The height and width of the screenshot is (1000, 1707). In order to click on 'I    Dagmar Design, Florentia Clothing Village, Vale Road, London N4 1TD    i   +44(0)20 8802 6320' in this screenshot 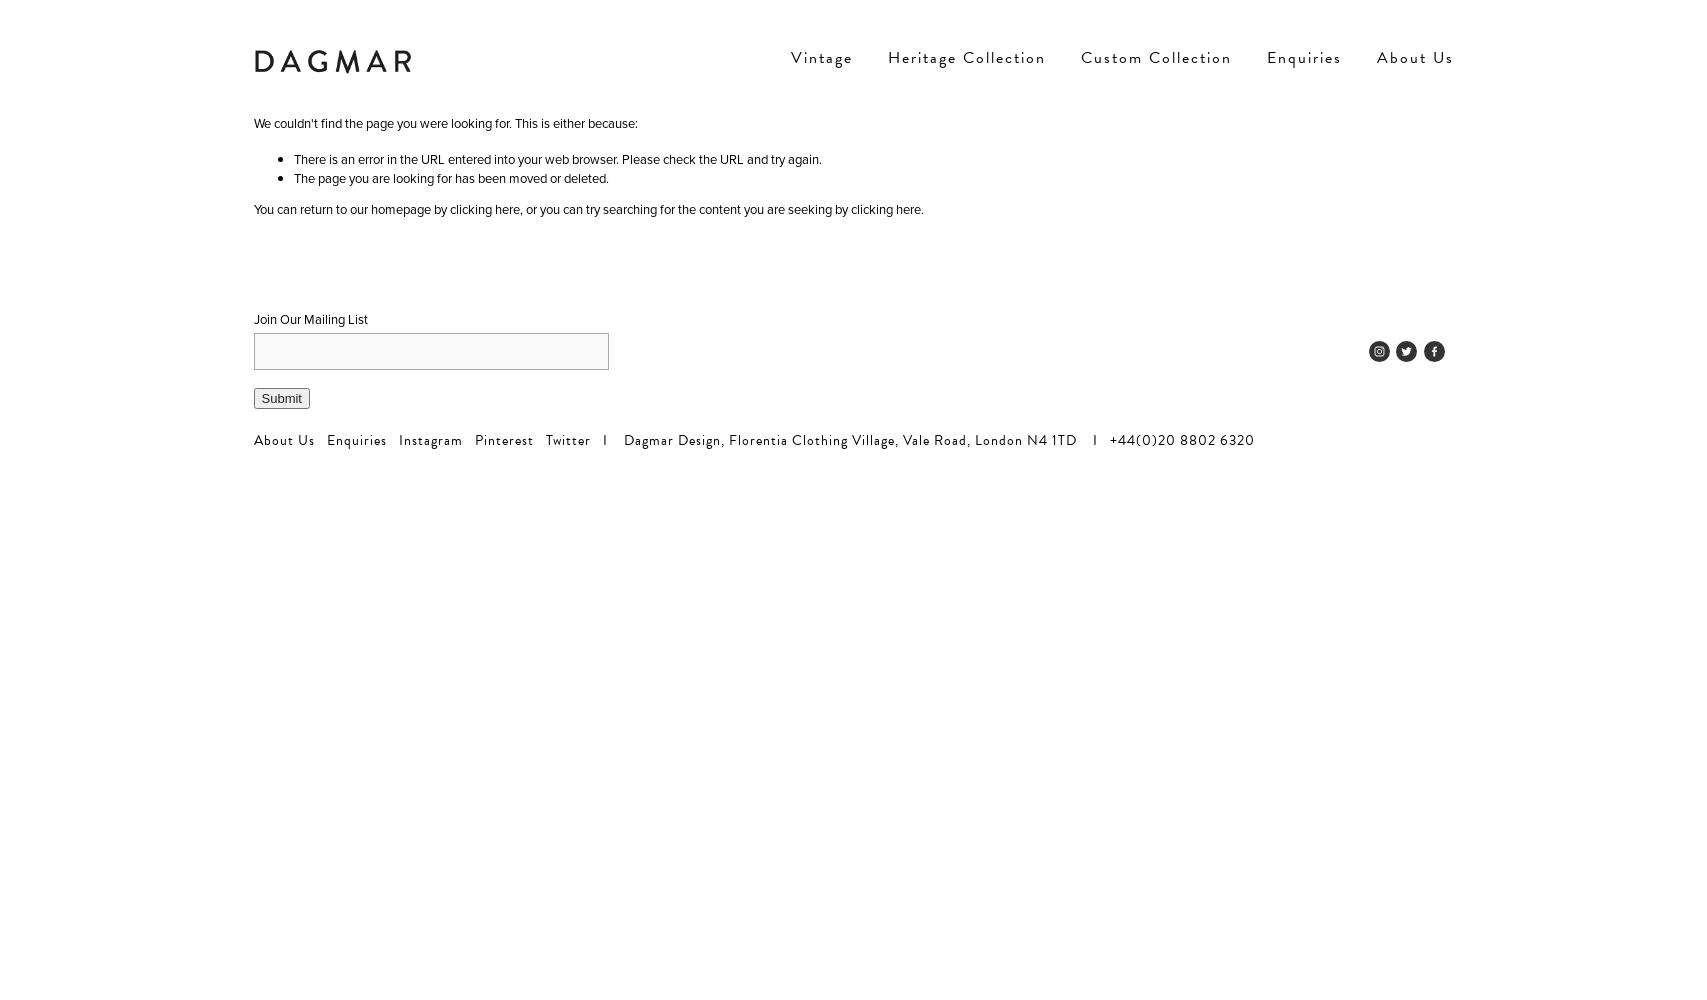, I will do `click(920, 439)`.